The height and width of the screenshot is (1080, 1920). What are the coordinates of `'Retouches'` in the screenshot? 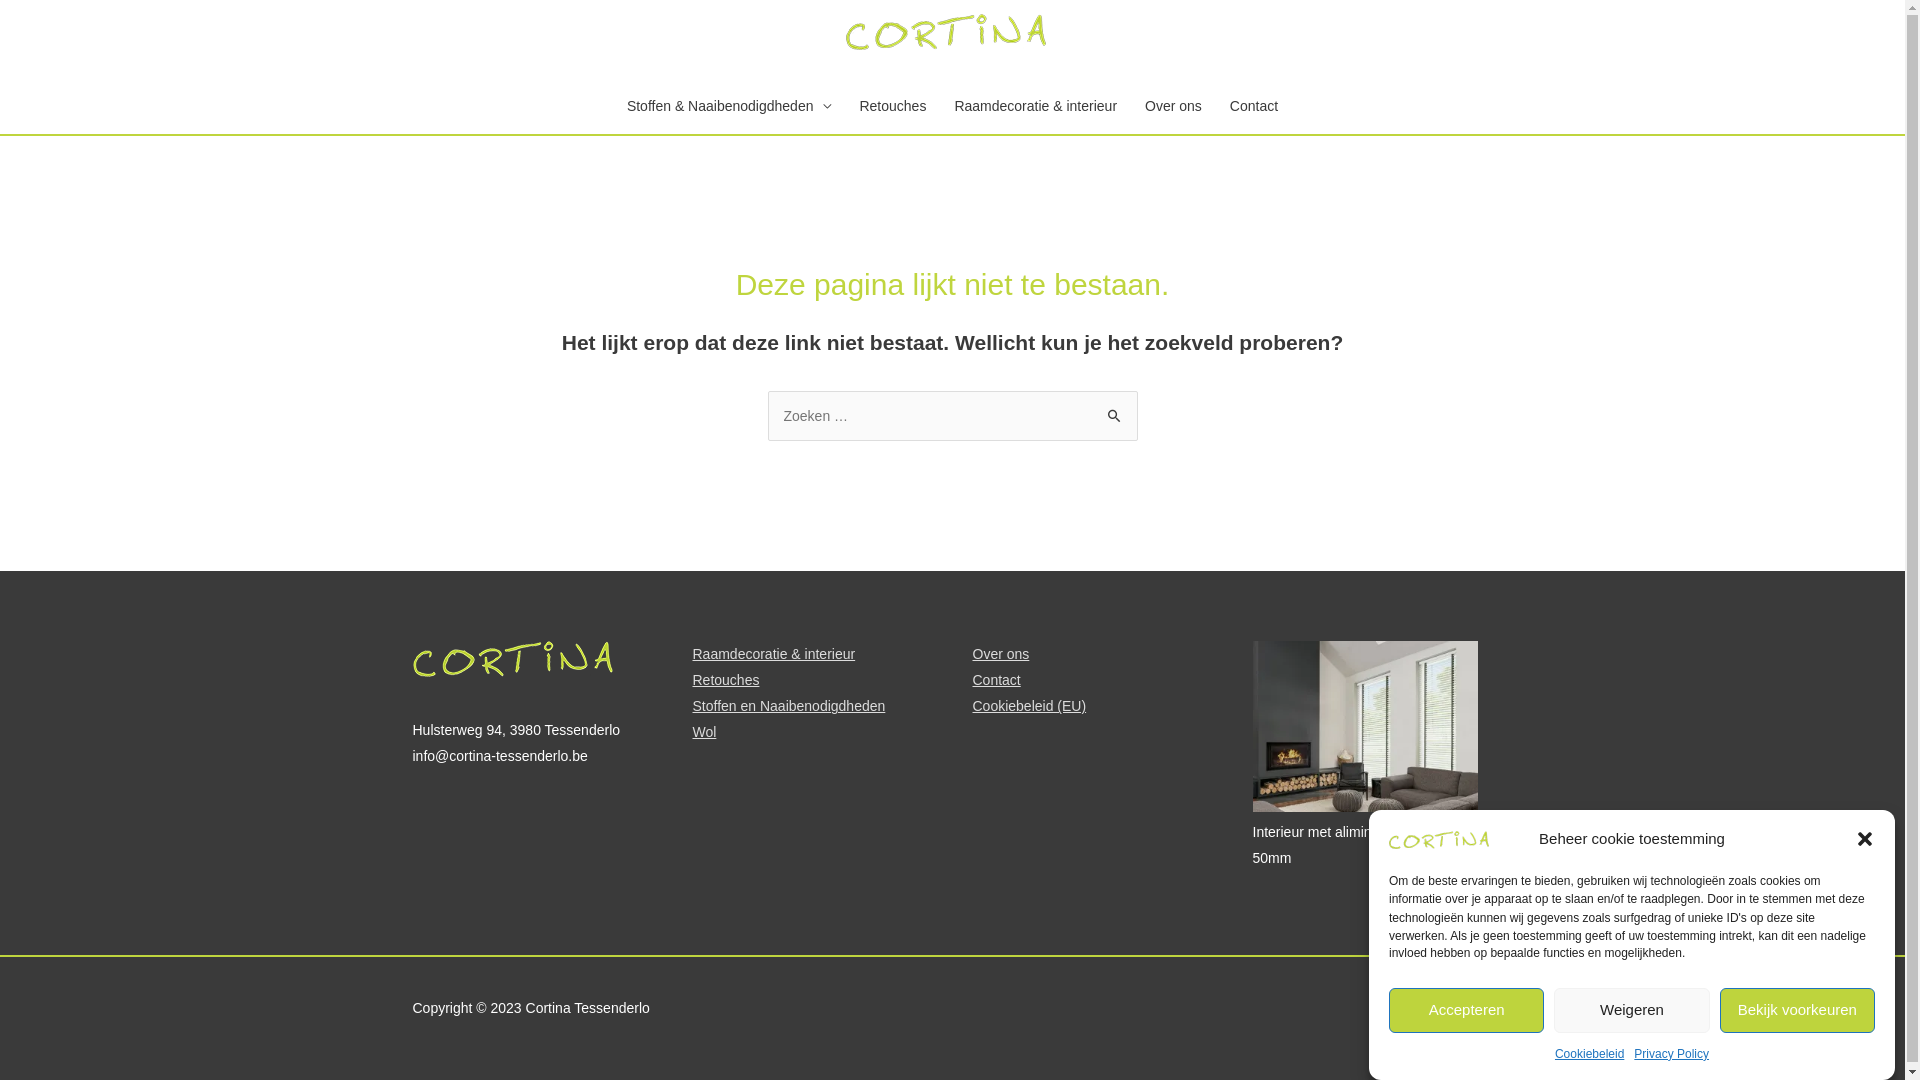 It's located at (691, 678).